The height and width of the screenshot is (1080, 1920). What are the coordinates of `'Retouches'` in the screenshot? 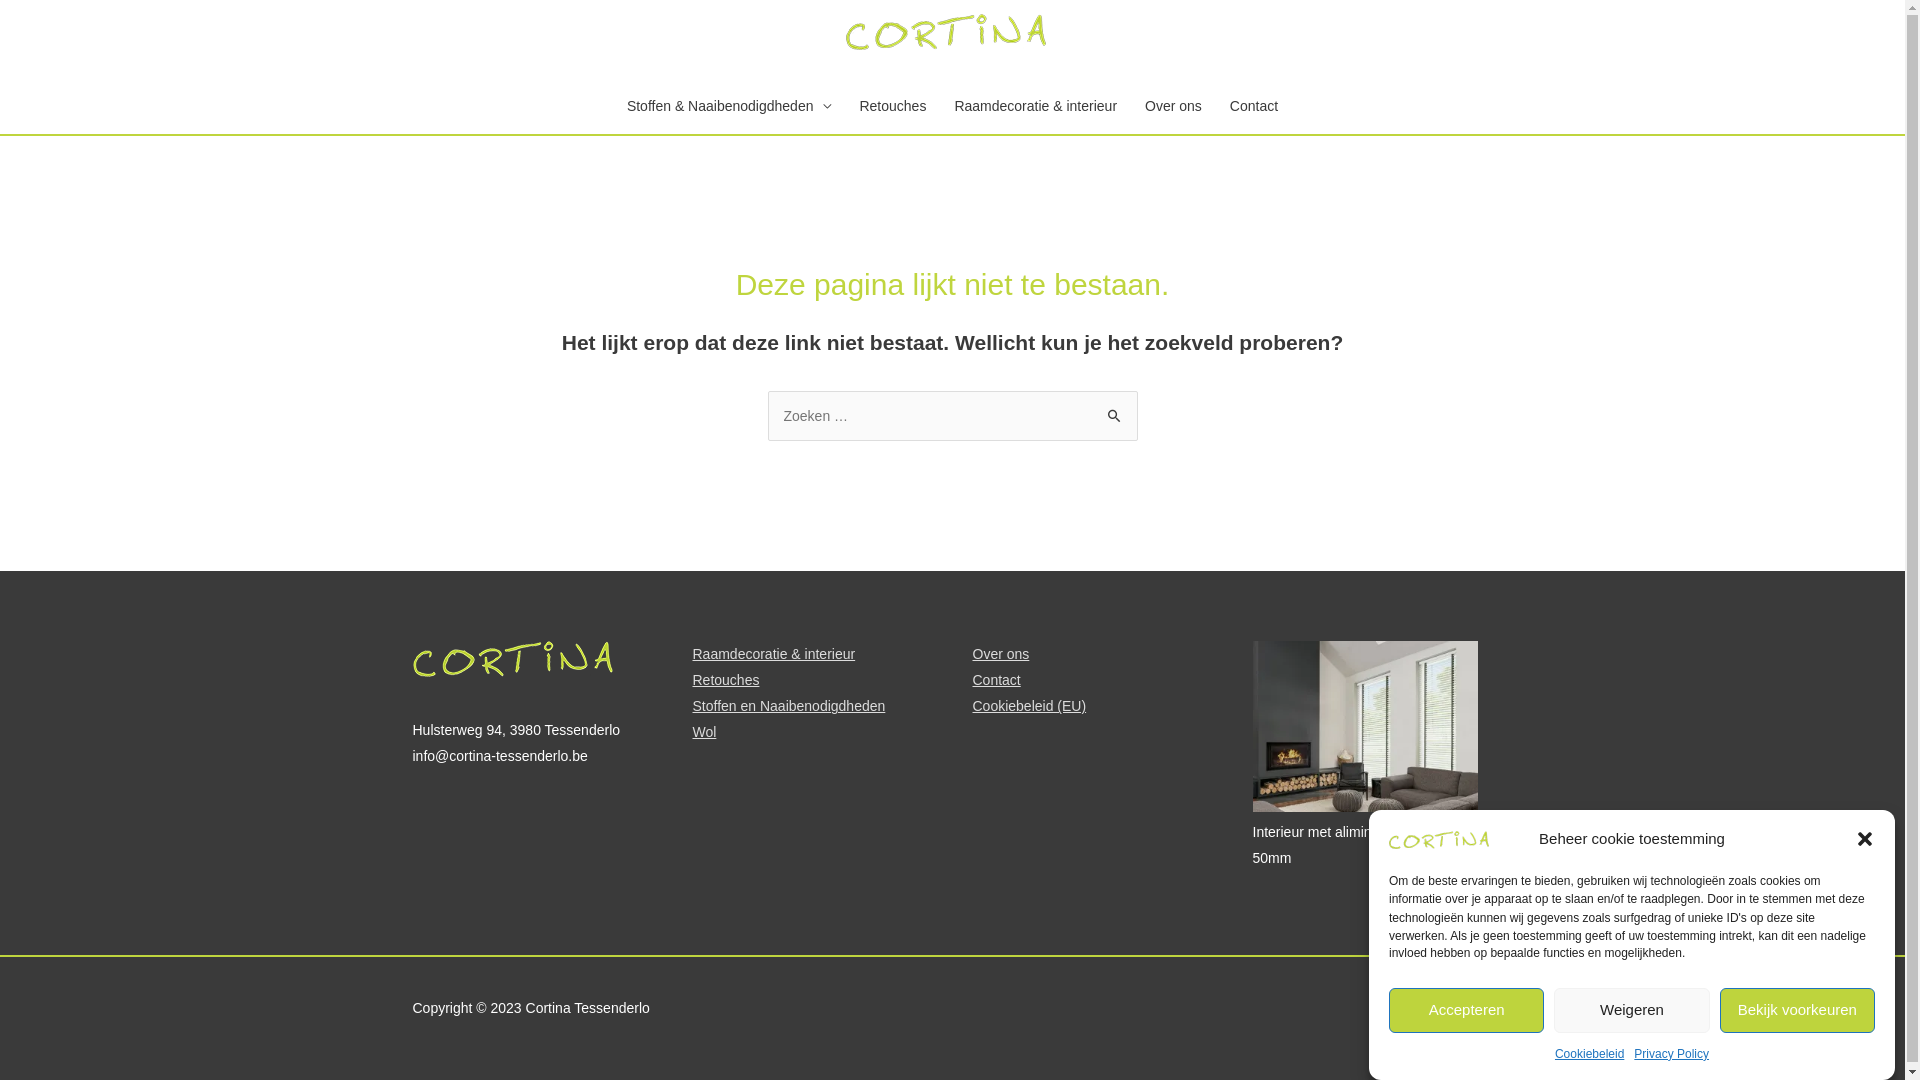 It's located at (691, 678).